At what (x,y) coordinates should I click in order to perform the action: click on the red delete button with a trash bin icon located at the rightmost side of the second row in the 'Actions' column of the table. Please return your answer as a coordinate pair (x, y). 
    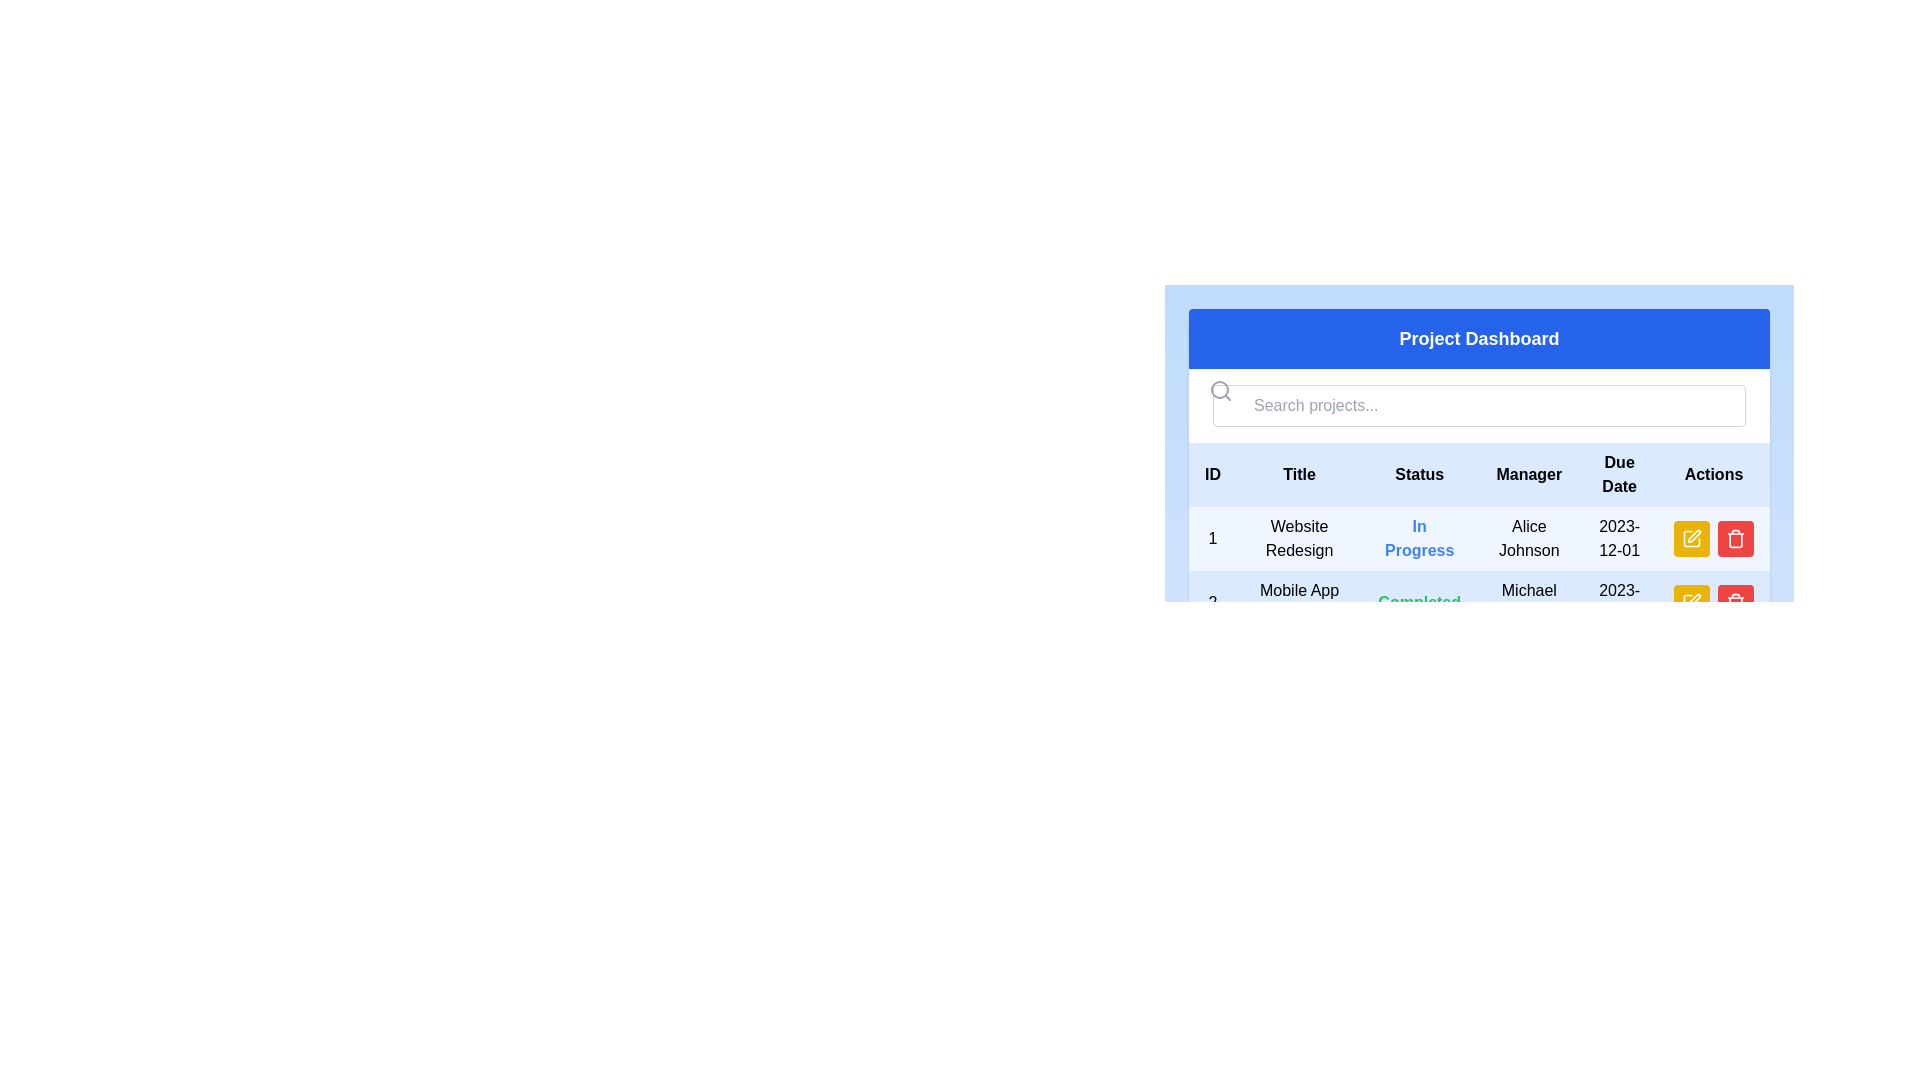
    Looking at the image, I should click on (1735, 601).